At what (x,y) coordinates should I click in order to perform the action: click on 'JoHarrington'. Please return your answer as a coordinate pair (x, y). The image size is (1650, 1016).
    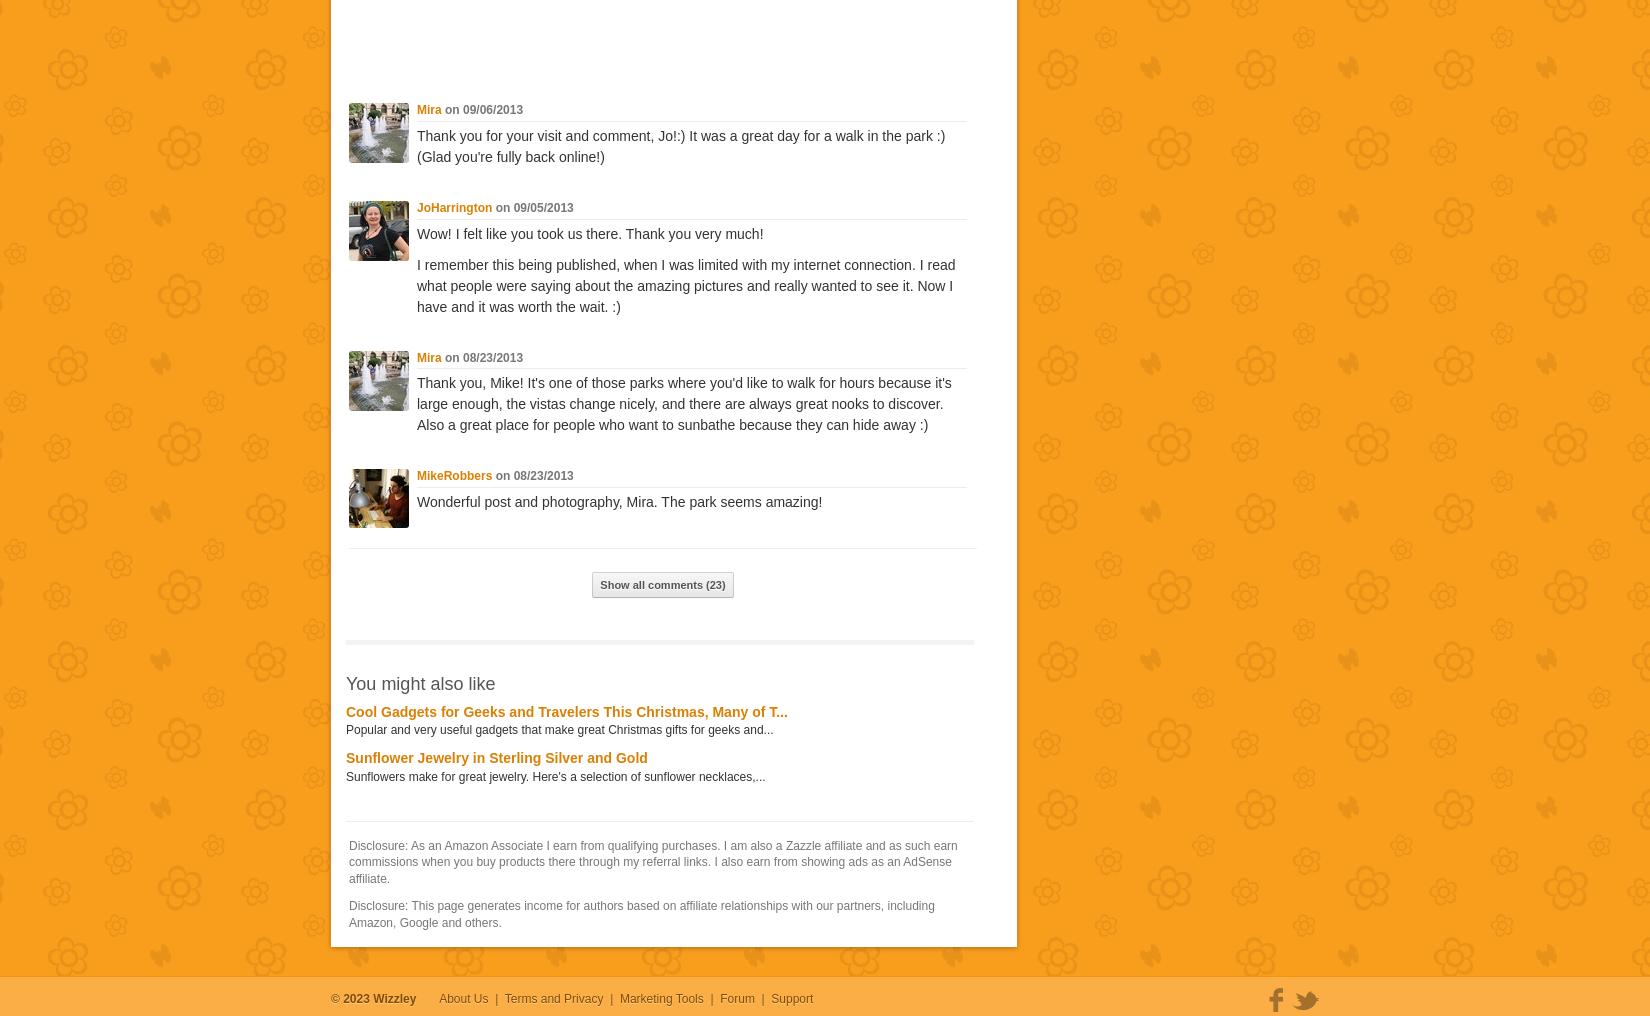
    Looking at the image, I should click on (453, 207).